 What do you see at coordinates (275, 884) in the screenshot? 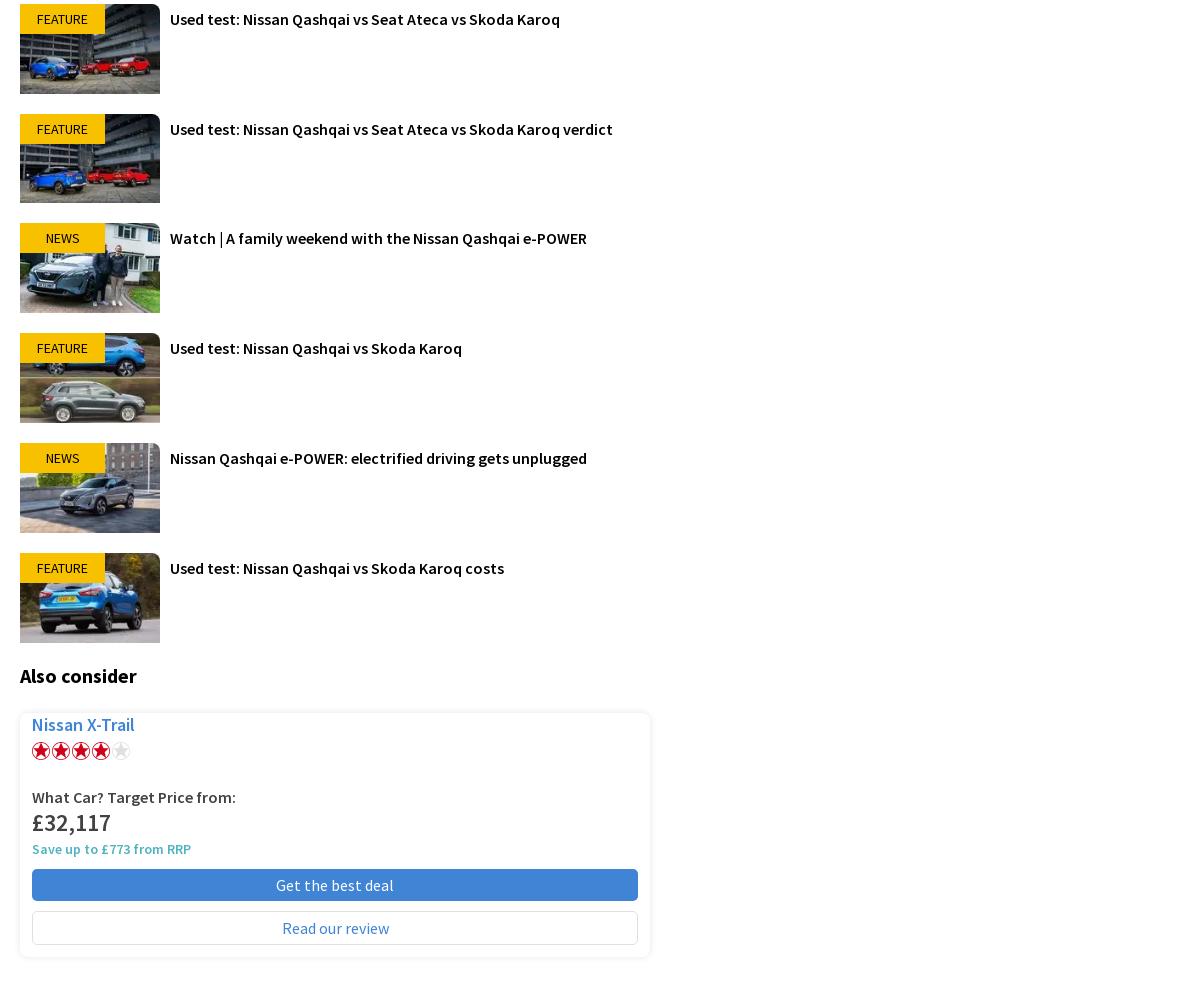
I see `'Get the best deal'` at bounding box center [275, 884].